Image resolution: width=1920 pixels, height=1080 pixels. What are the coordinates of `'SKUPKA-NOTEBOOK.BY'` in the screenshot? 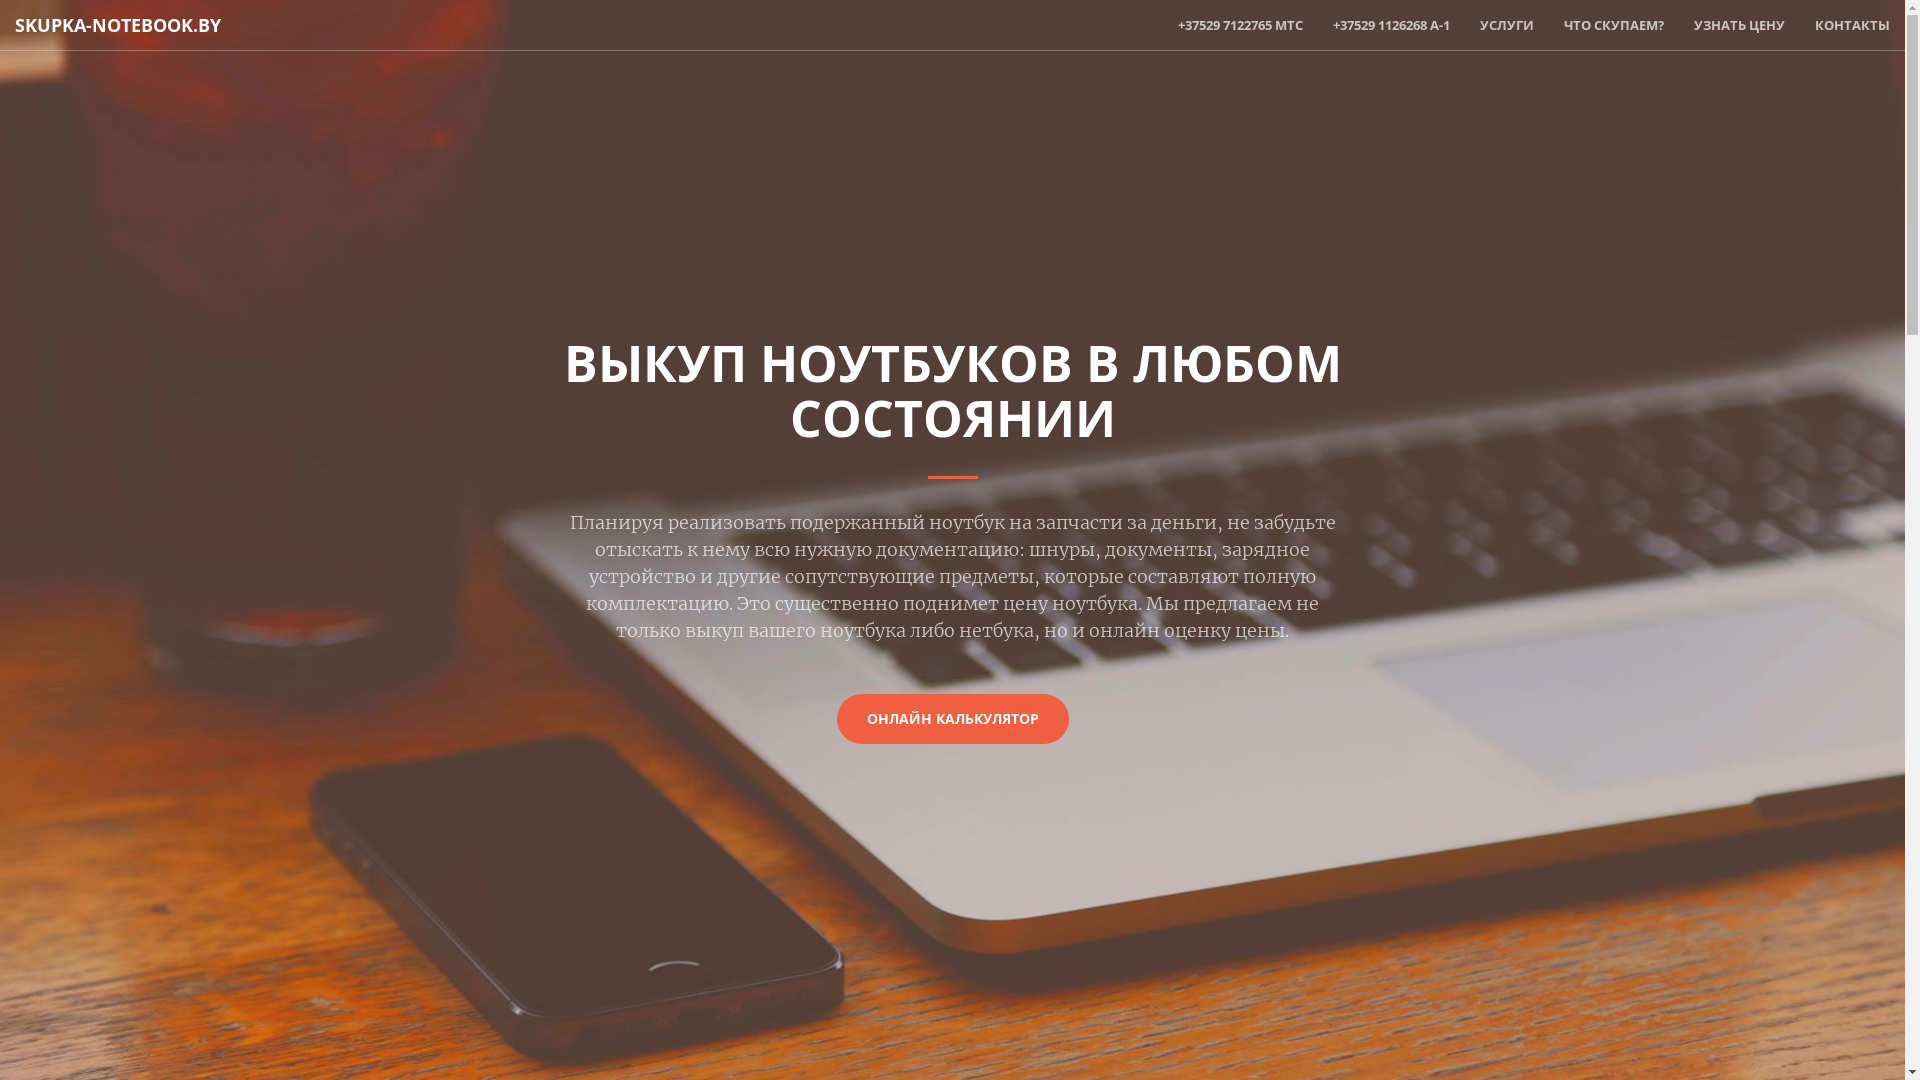 It's located at (117, 24).